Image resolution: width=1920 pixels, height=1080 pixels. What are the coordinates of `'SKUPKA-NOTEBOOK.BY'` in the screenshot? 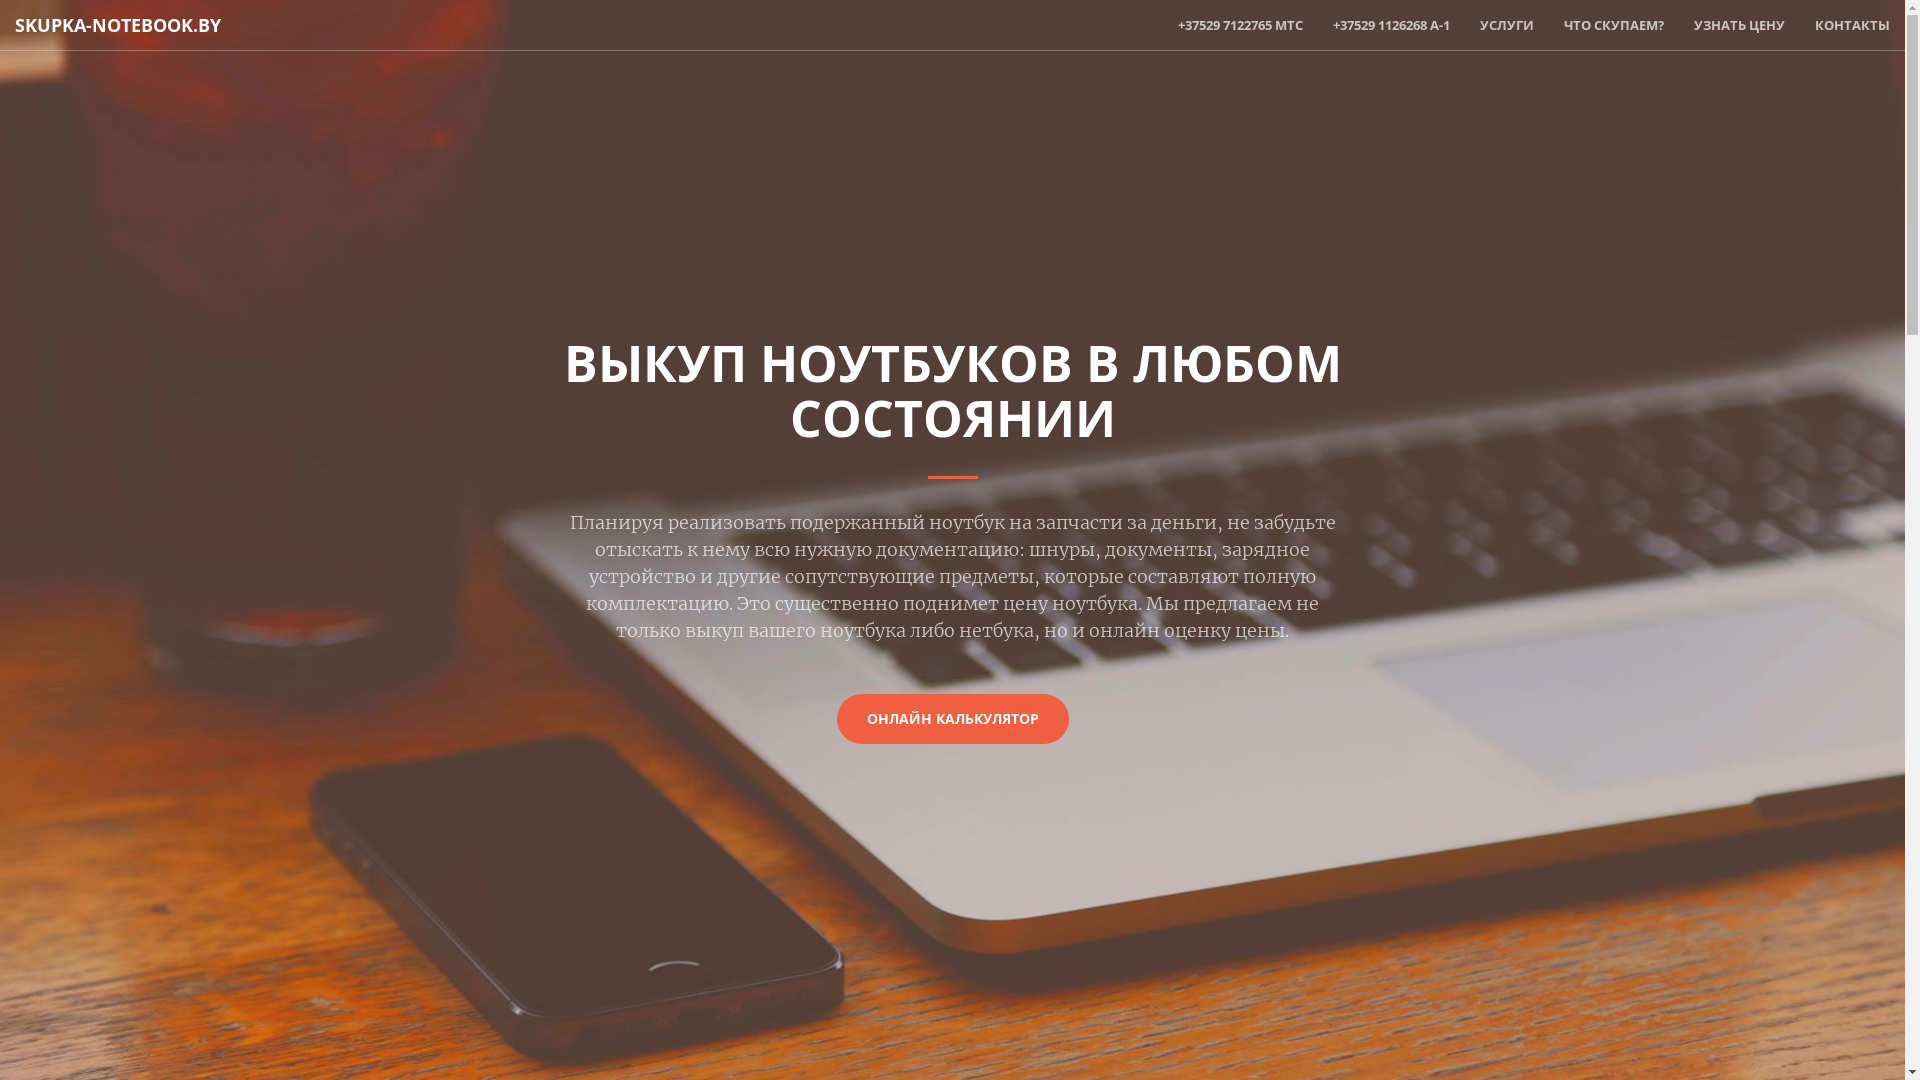 It's located at (117, 24).